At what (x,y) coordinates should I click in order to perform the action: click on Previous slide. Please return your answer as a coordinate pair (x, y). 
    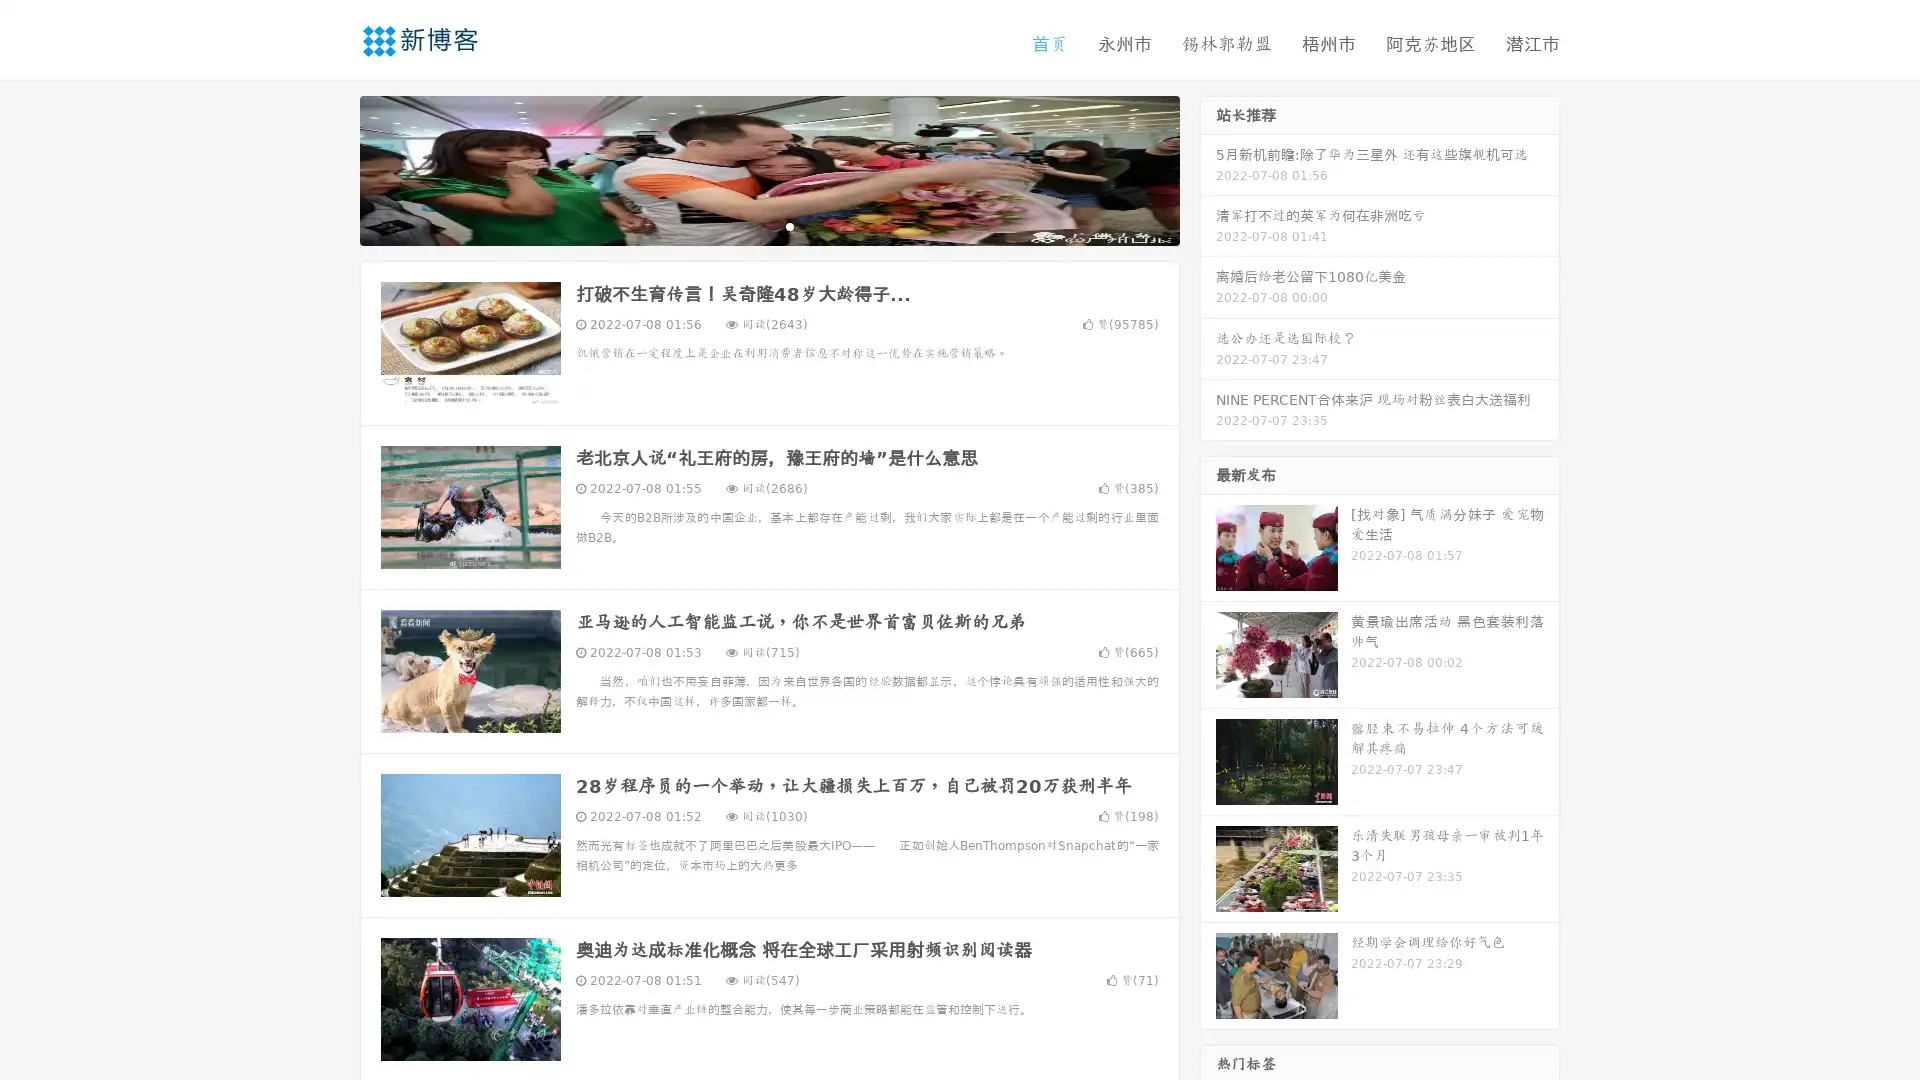
    Looking at the image, I should click on (330, 168).